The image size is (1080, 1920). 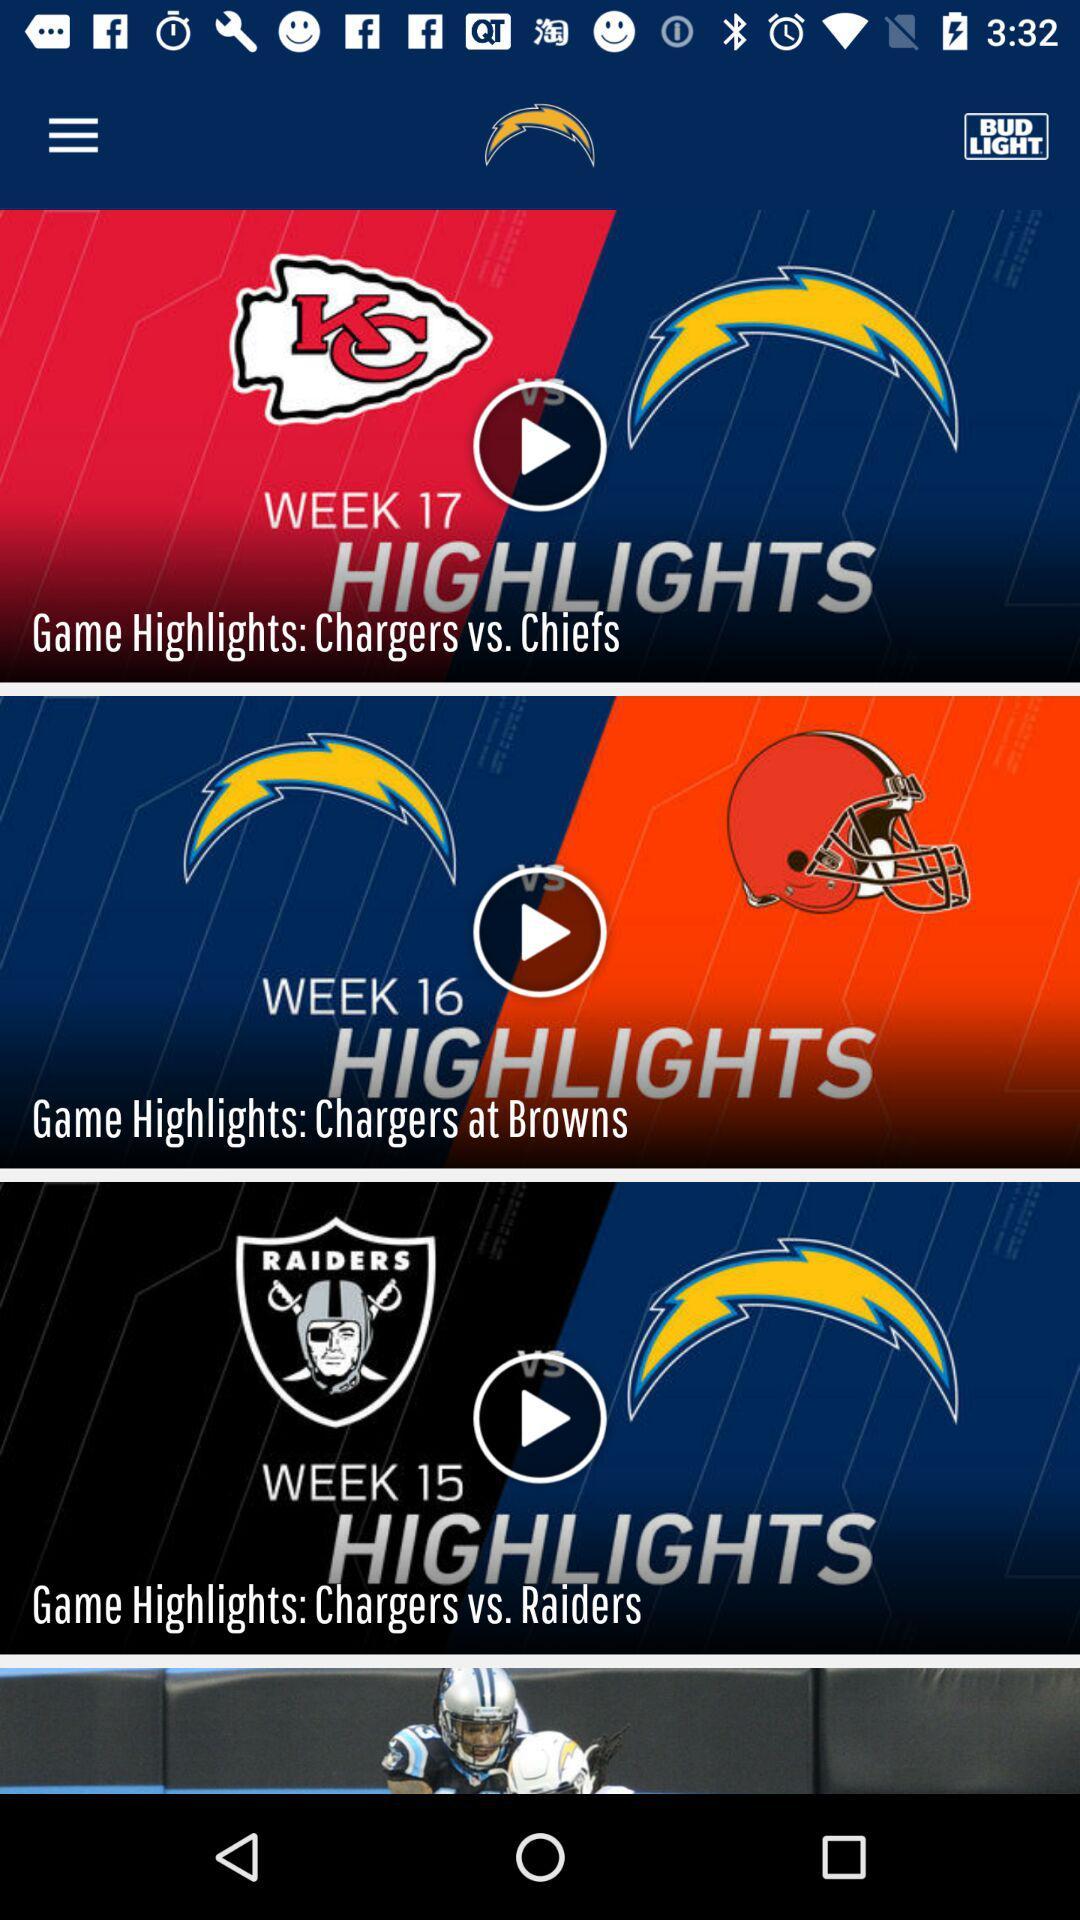 What do you see at coordinates (1006, 135) in the screenshot?
I see `item at the top right corner` at bounding box center [1006, 135].